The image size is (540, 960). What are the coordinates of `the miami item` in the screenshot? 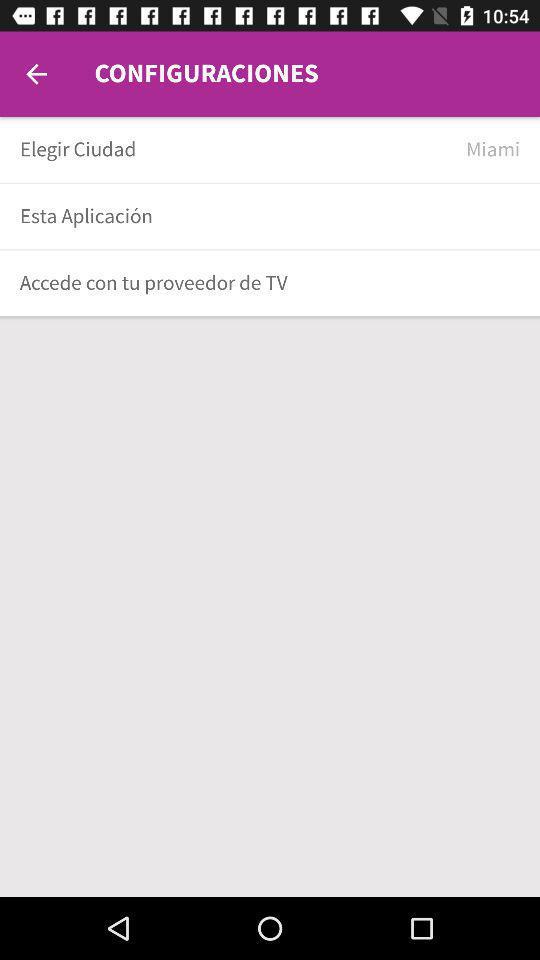 It's located at (492, 148).